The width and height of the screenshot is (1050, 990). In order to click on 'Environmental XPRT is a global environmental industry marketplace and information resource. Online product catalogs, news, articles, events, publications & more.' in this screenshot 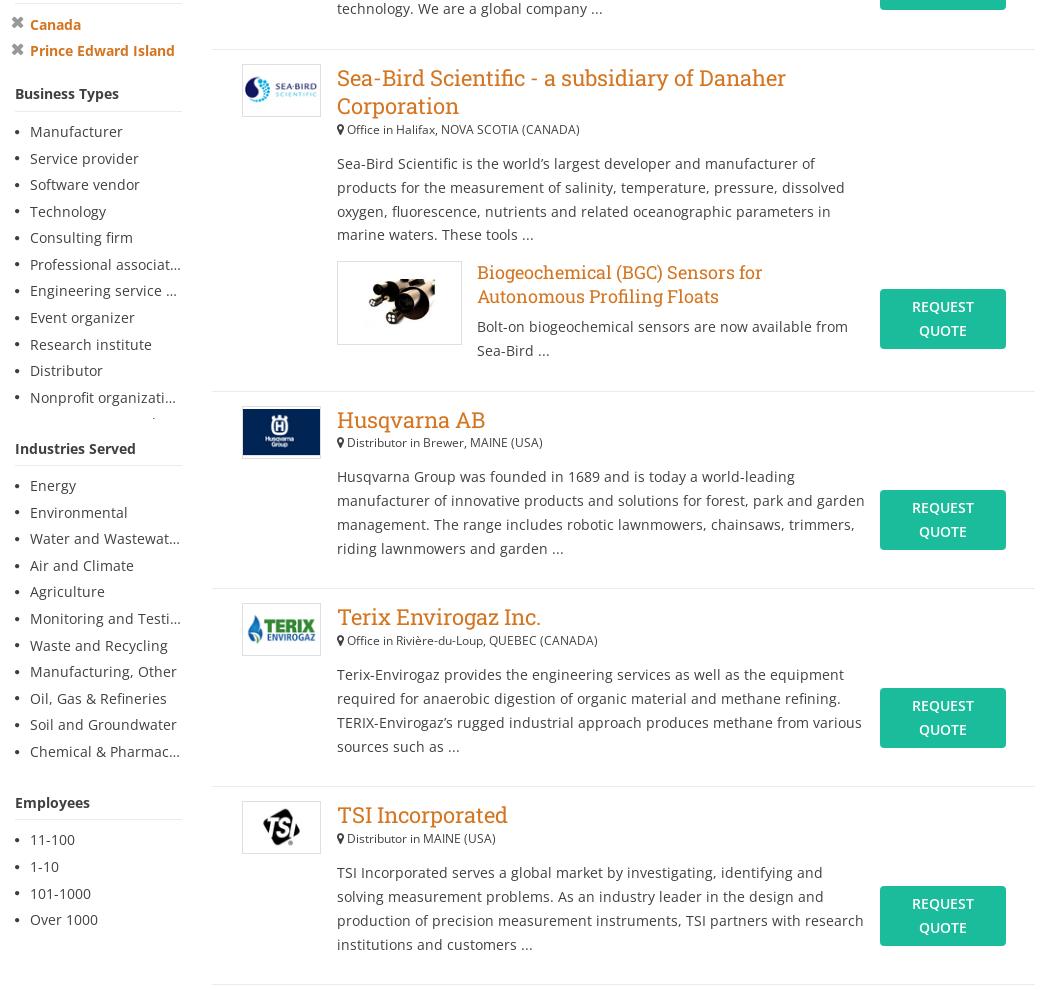, I will do `click(199, 713)`.